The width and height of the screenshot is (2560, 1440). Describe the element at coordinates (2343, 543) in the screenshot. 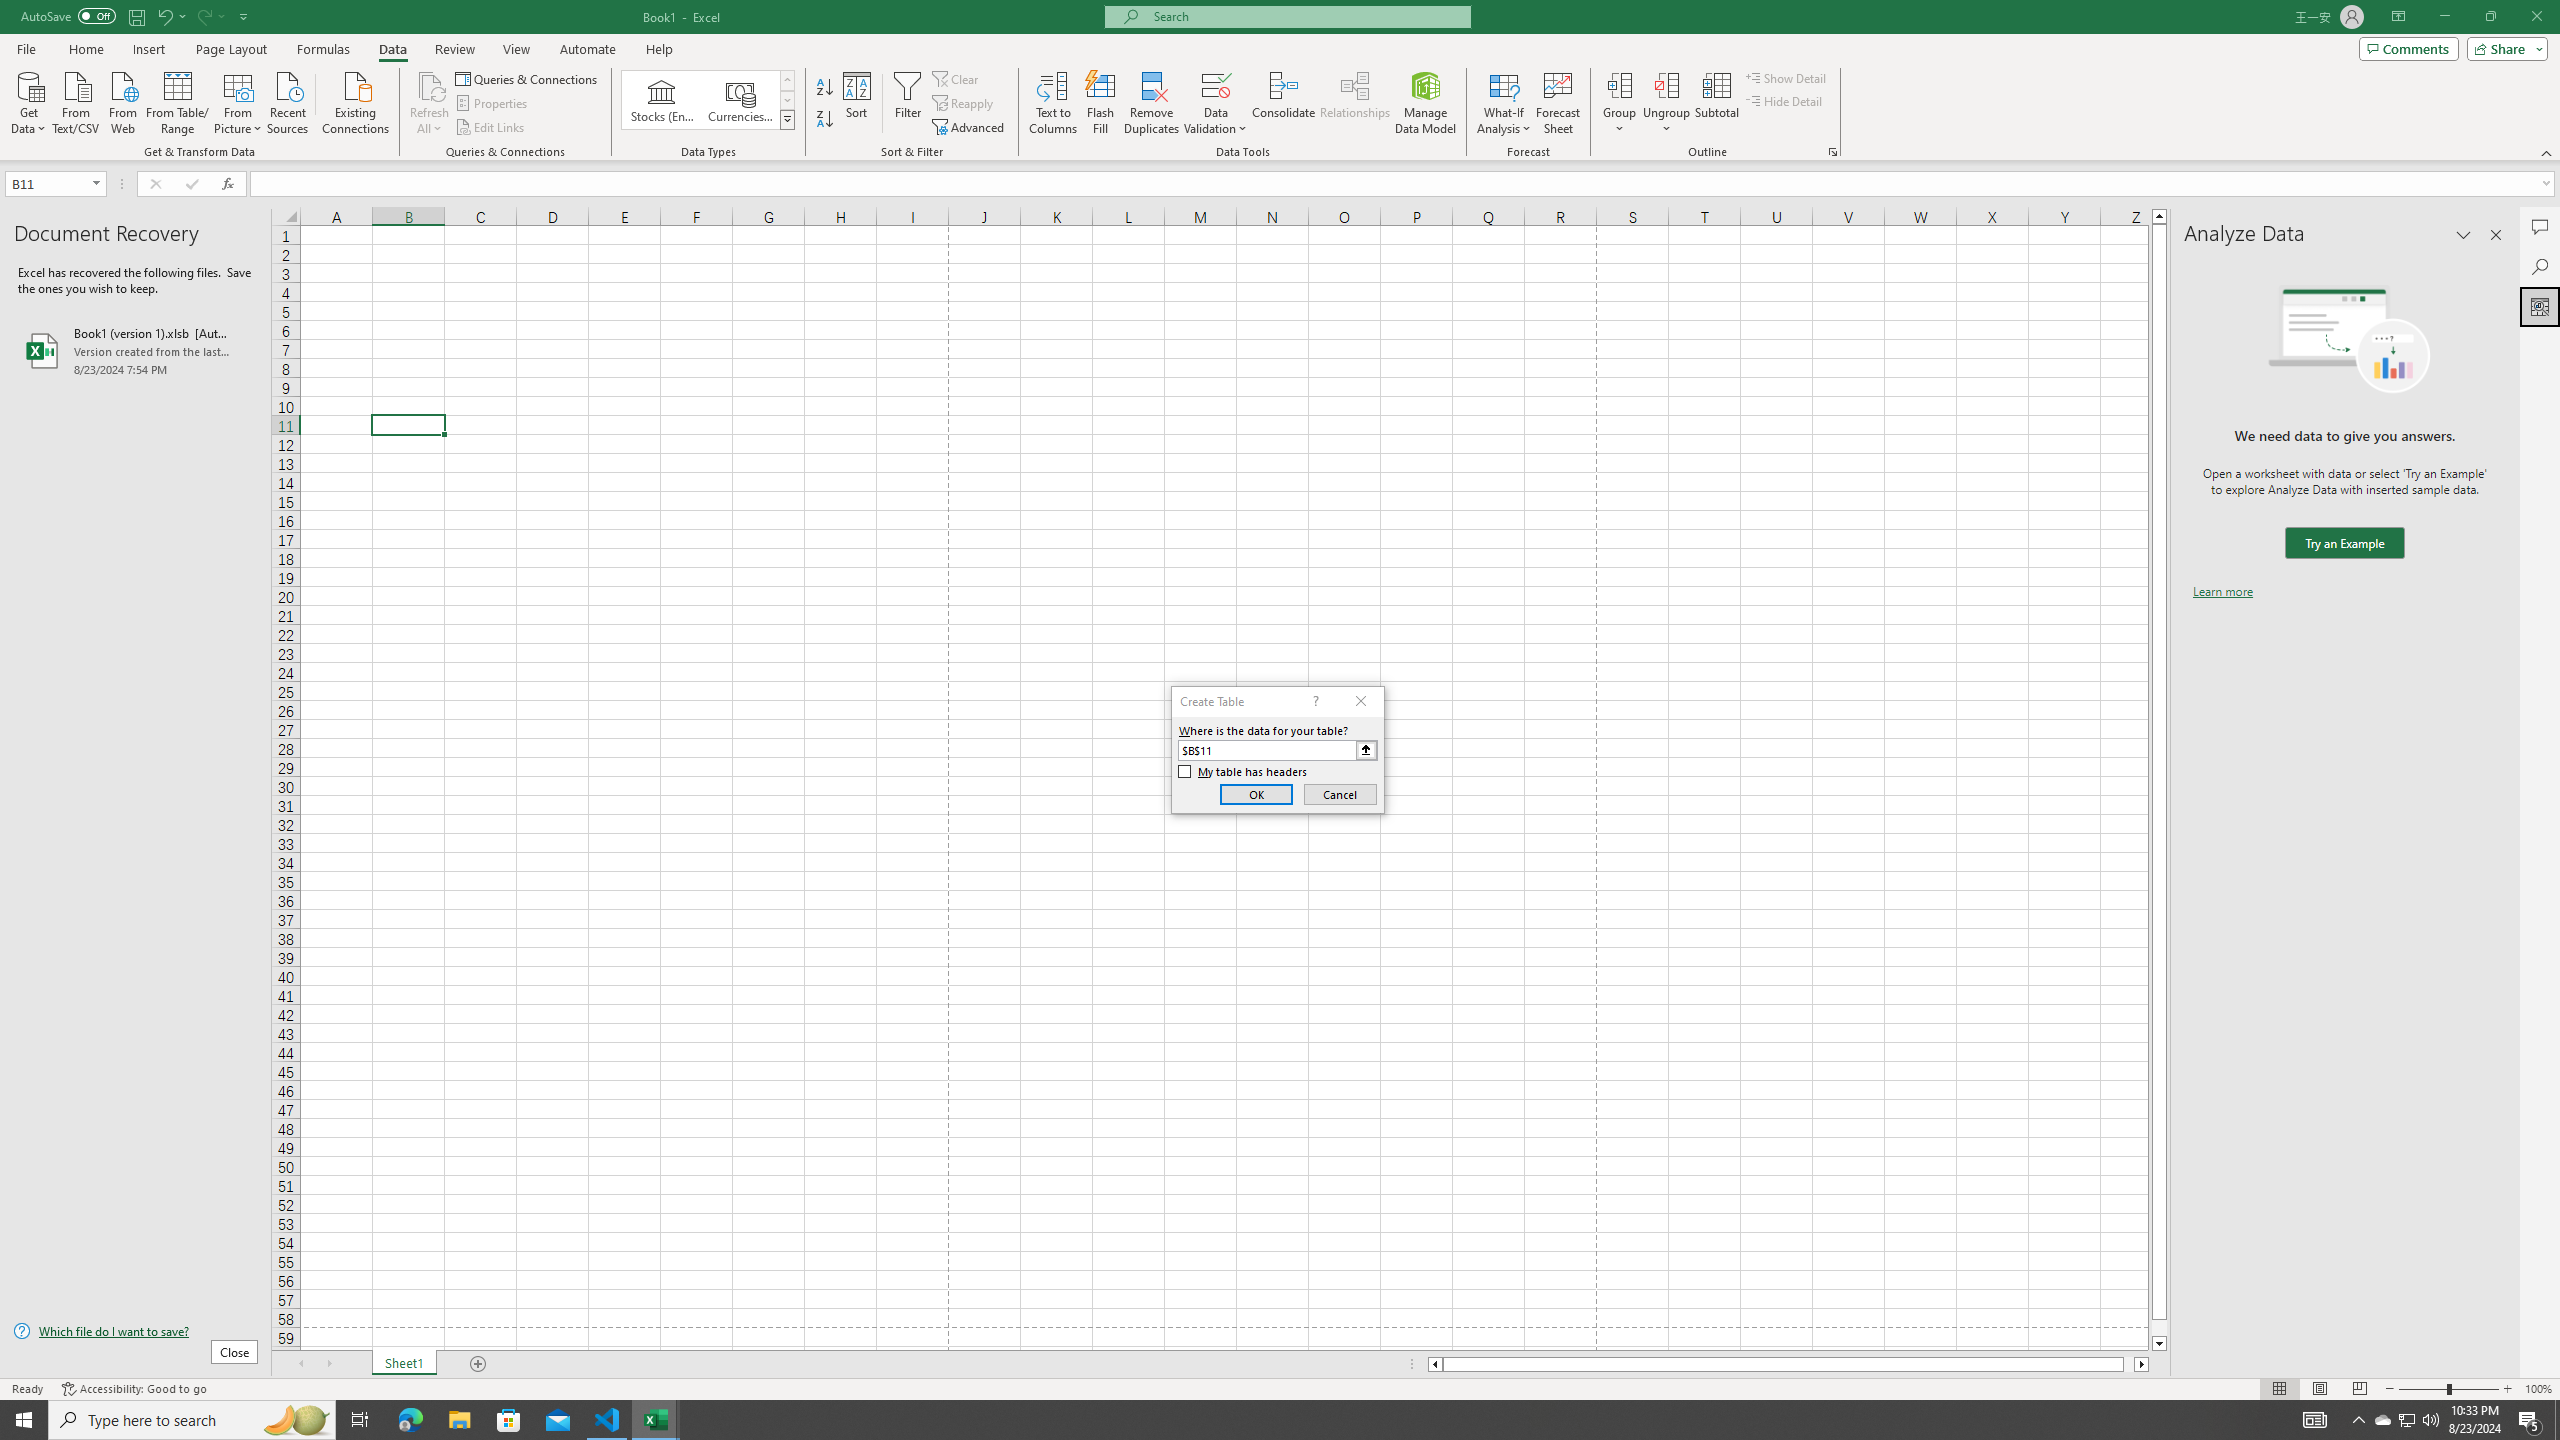

I see `'We need data to give you answers. Try an Example'` at that location.